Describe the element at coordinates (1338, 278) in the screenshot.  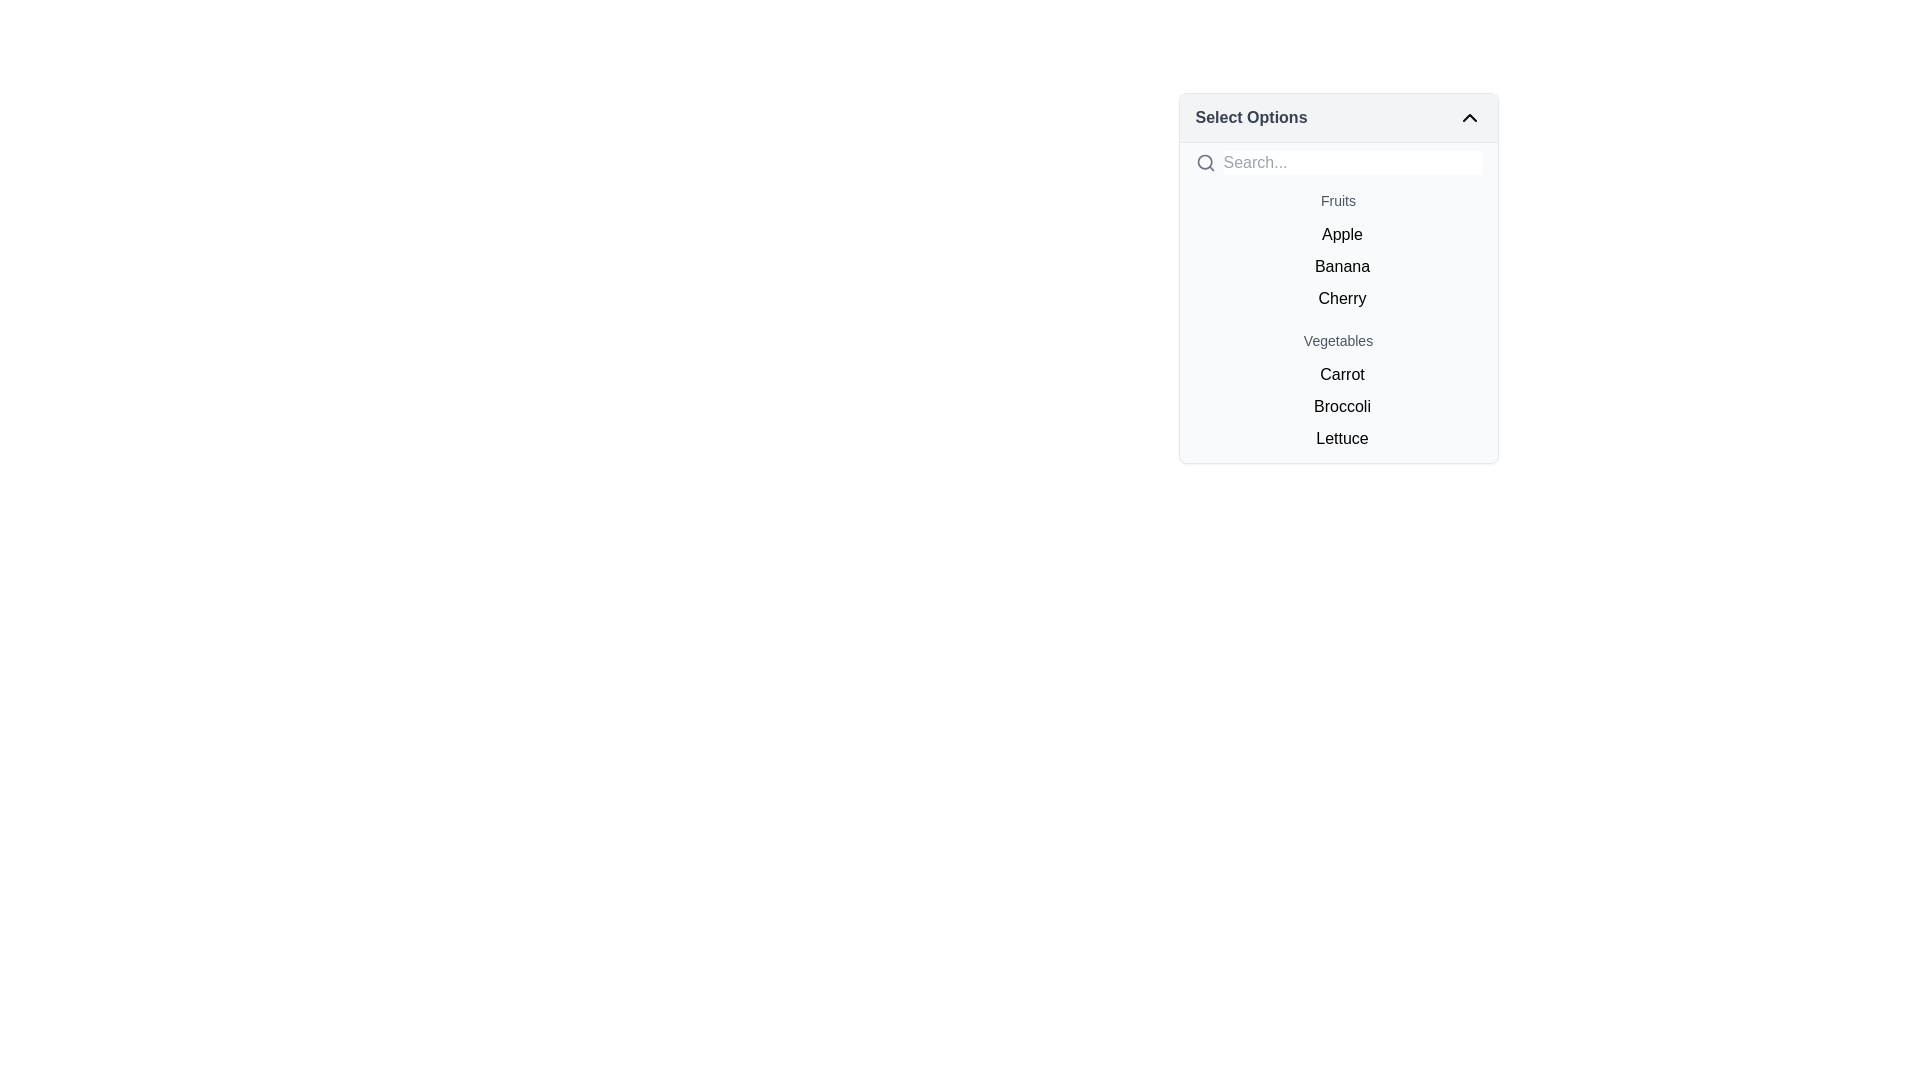
I see `the list item labeled 'Banana'` at that location.